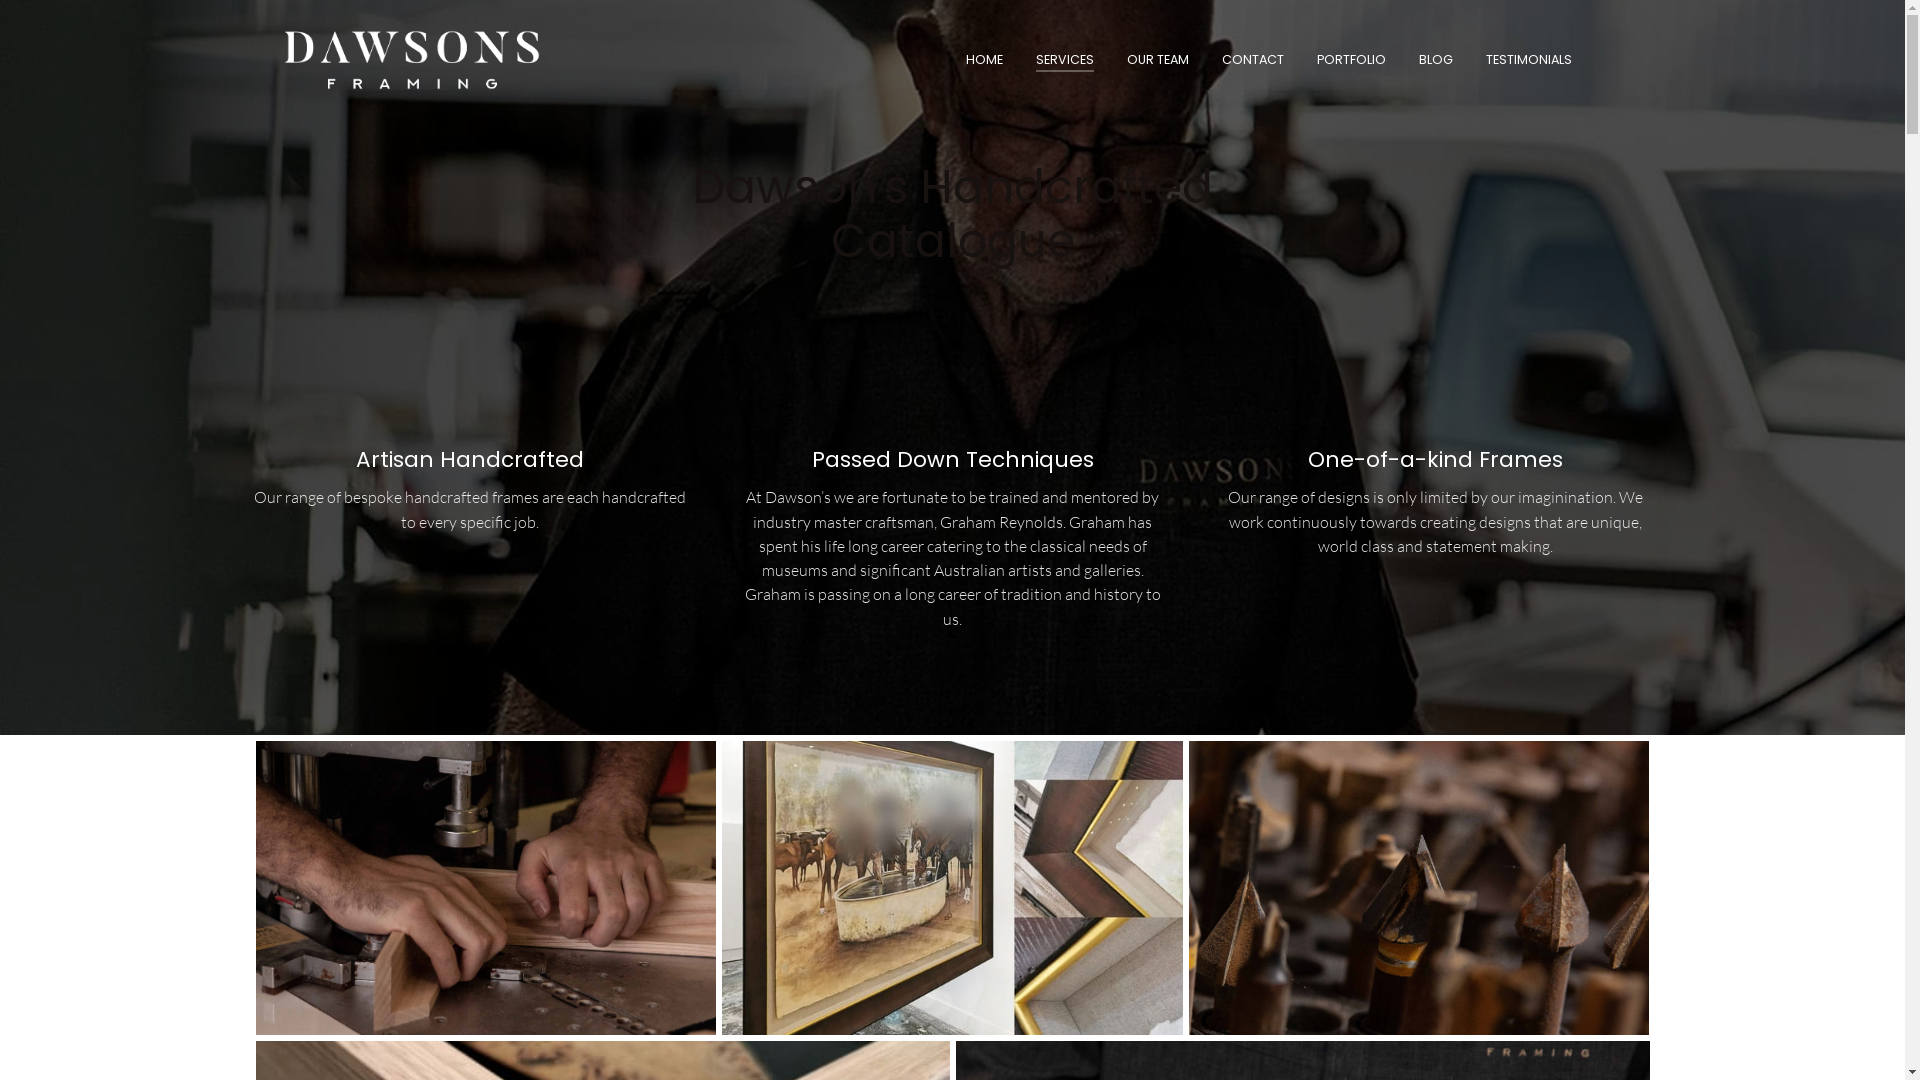 The height and width of the screenshot is (1080, 1920). What do you see at coordinates (1150, 59) in the screenshot?
I see `'OUR TEAM'` at bounding box center [1150, 59].